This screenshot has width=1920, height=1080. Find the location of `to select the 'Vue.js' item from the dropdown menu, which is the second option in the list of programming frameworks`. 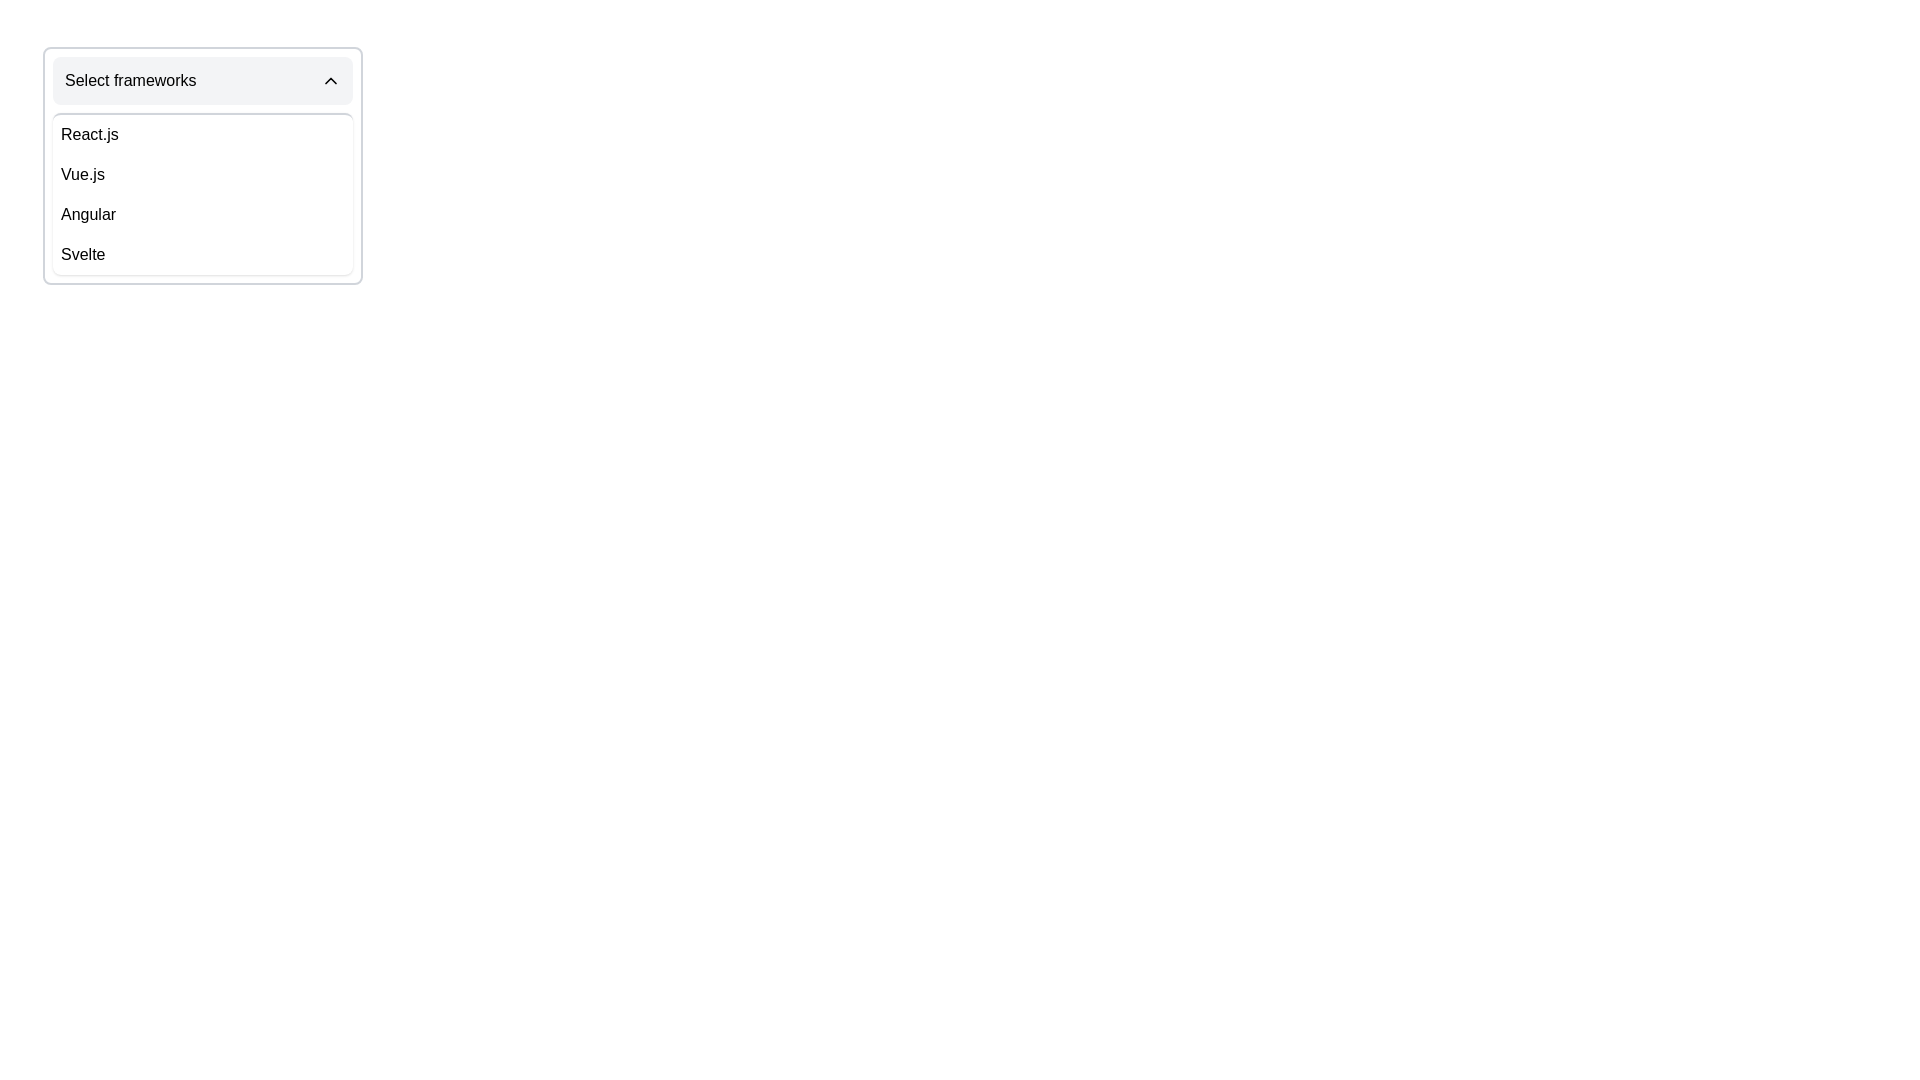

to select the 'Vue.js' item from the dropdown menu, which is the second option in the list of programming frameworks is located at coordinates (202, 173).